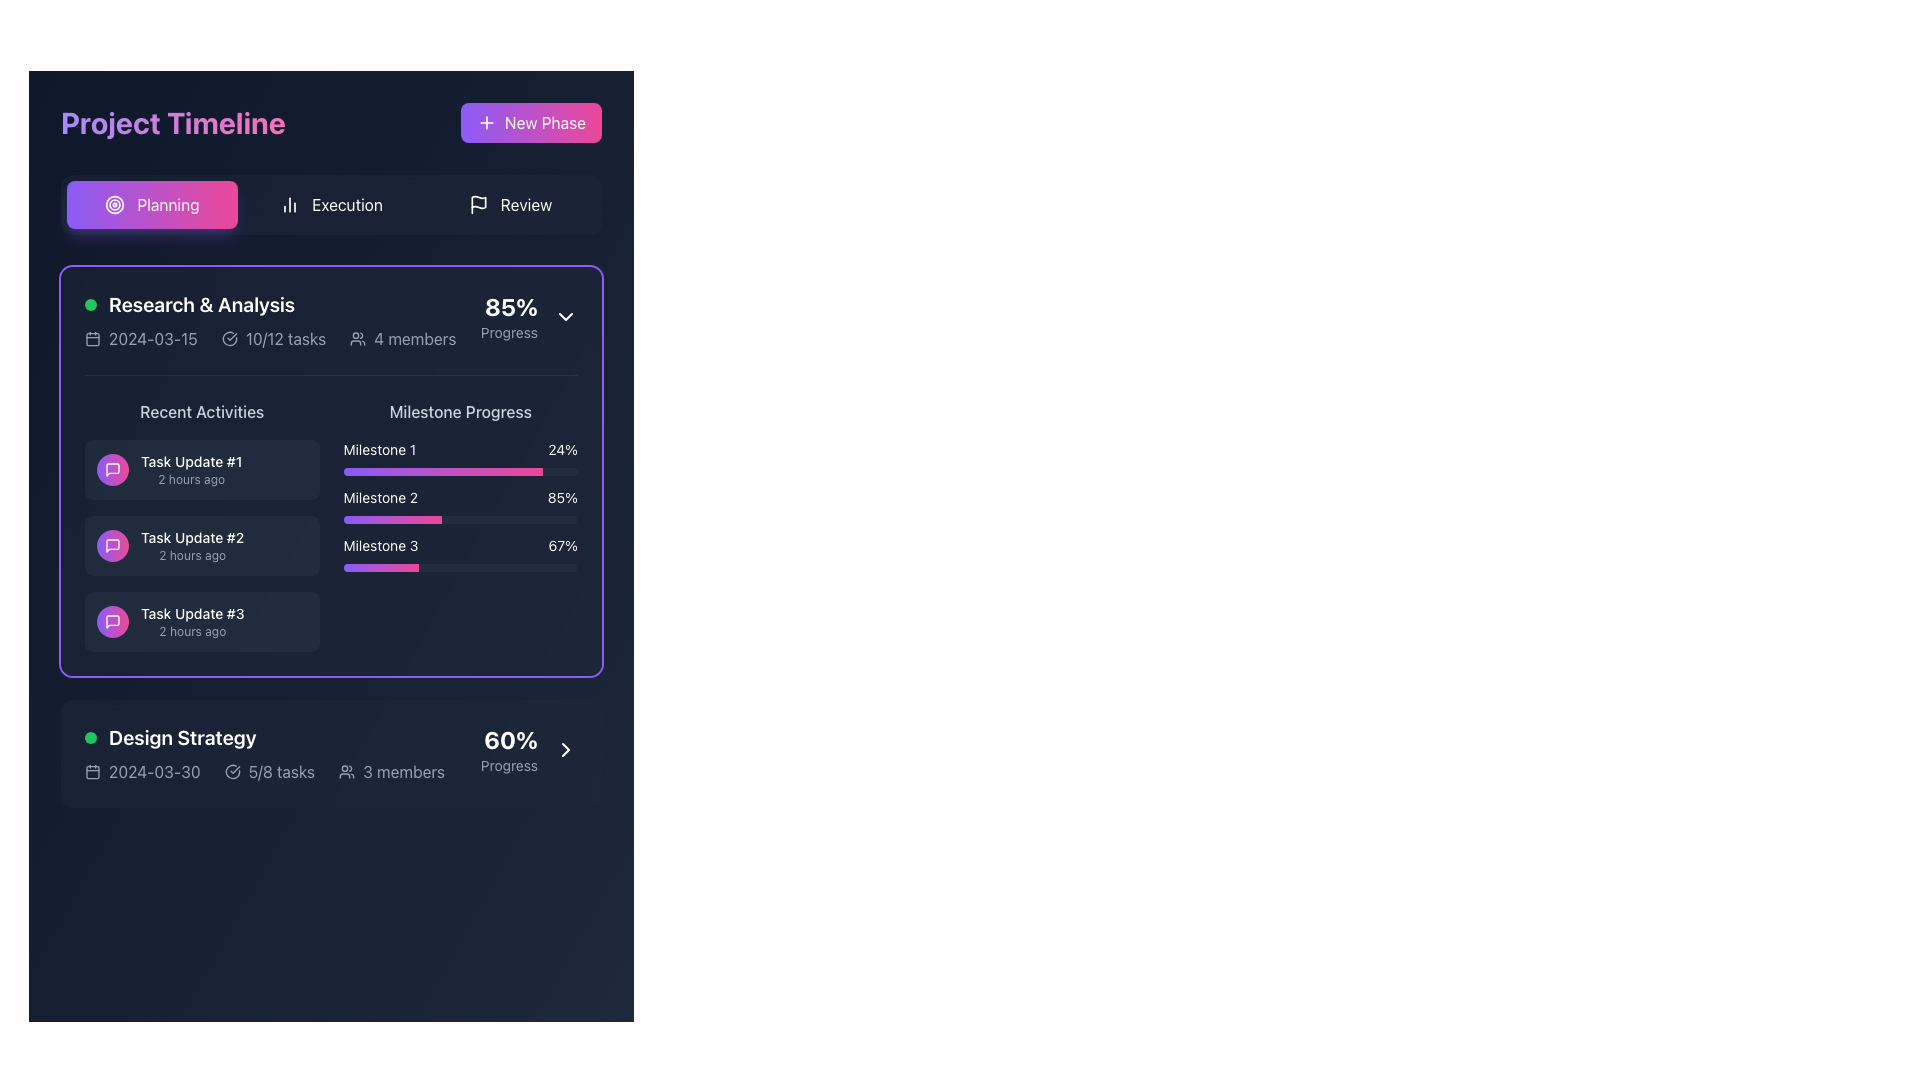 The height and width of the screenshot is (1080, 1920). I want to click on the calendar icon located in the 'Design Strategy' section, positioned to the left of the date text '2024-03-30', so click(91, 770).